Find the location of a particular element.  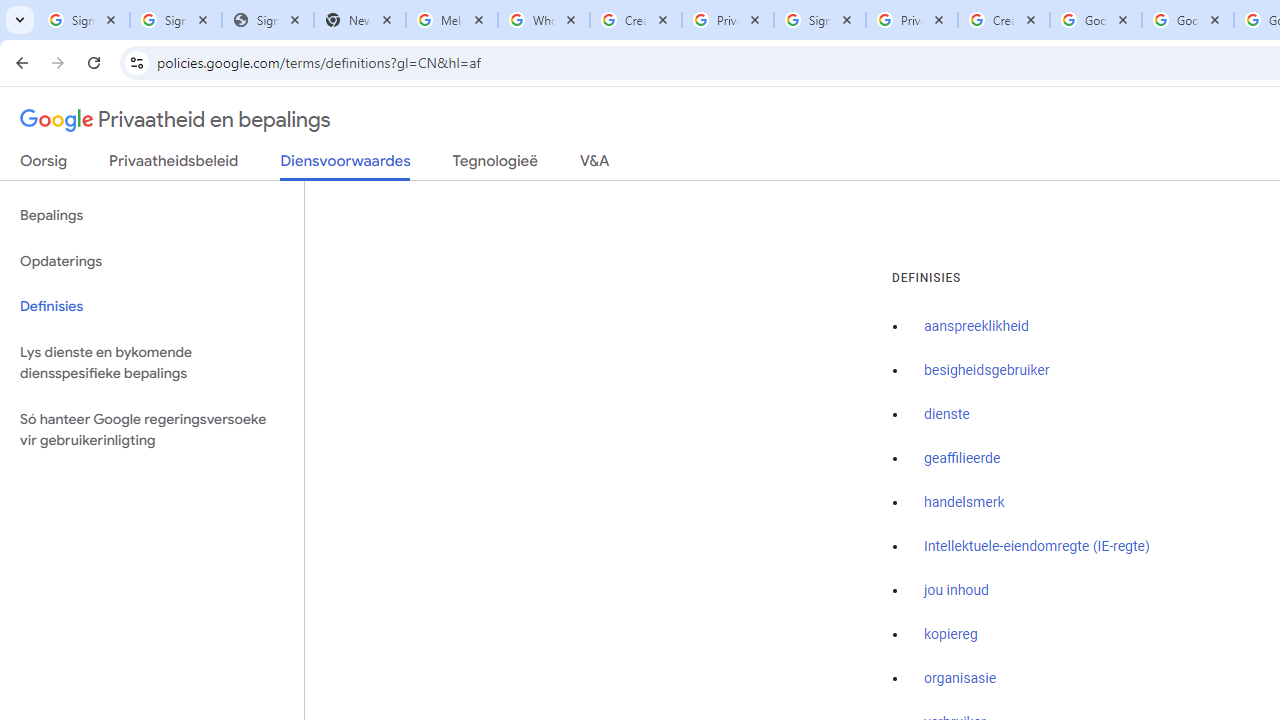

'Who is my administrator? - Google Account Help' is located at coordinates (544, 20).